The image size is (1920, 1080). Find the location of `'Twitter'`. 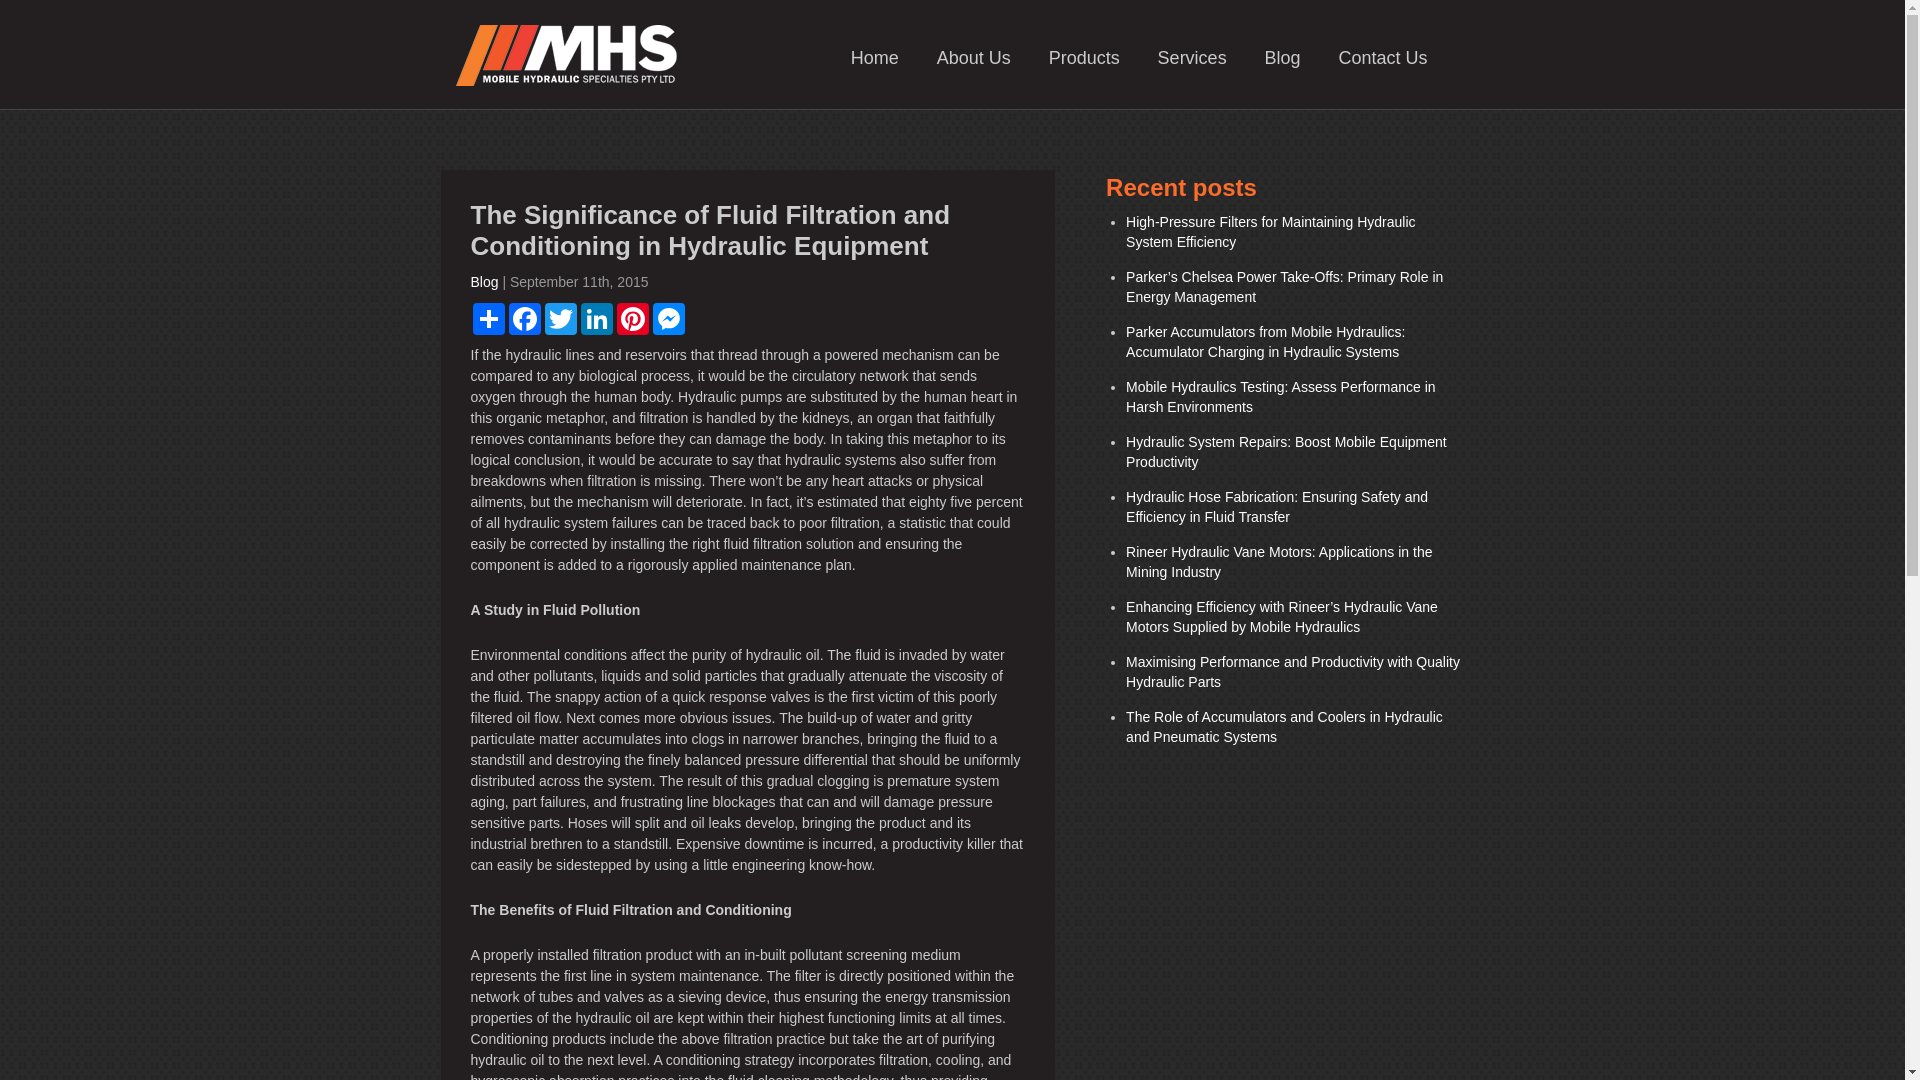

'Twitter' is located at coordinates (560, 318).